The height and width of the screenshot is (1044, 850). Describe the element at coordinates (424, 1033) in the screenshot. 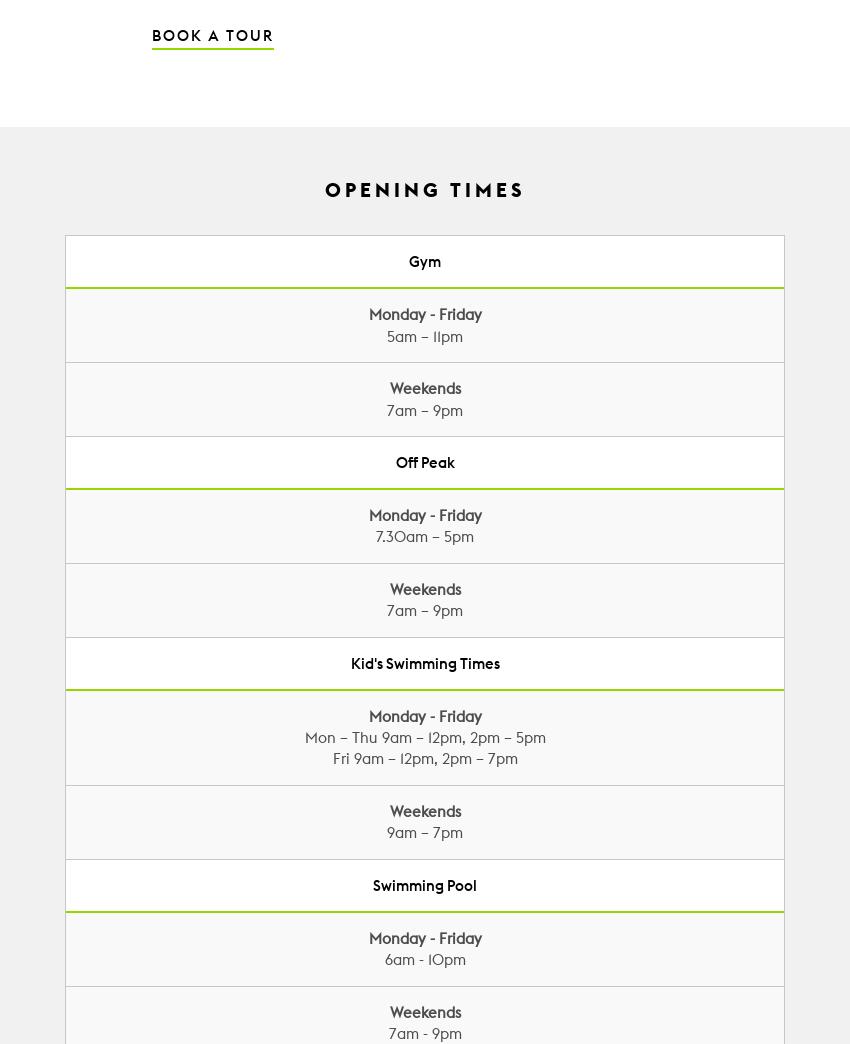

I see `'7am - 9pm'` at that location.